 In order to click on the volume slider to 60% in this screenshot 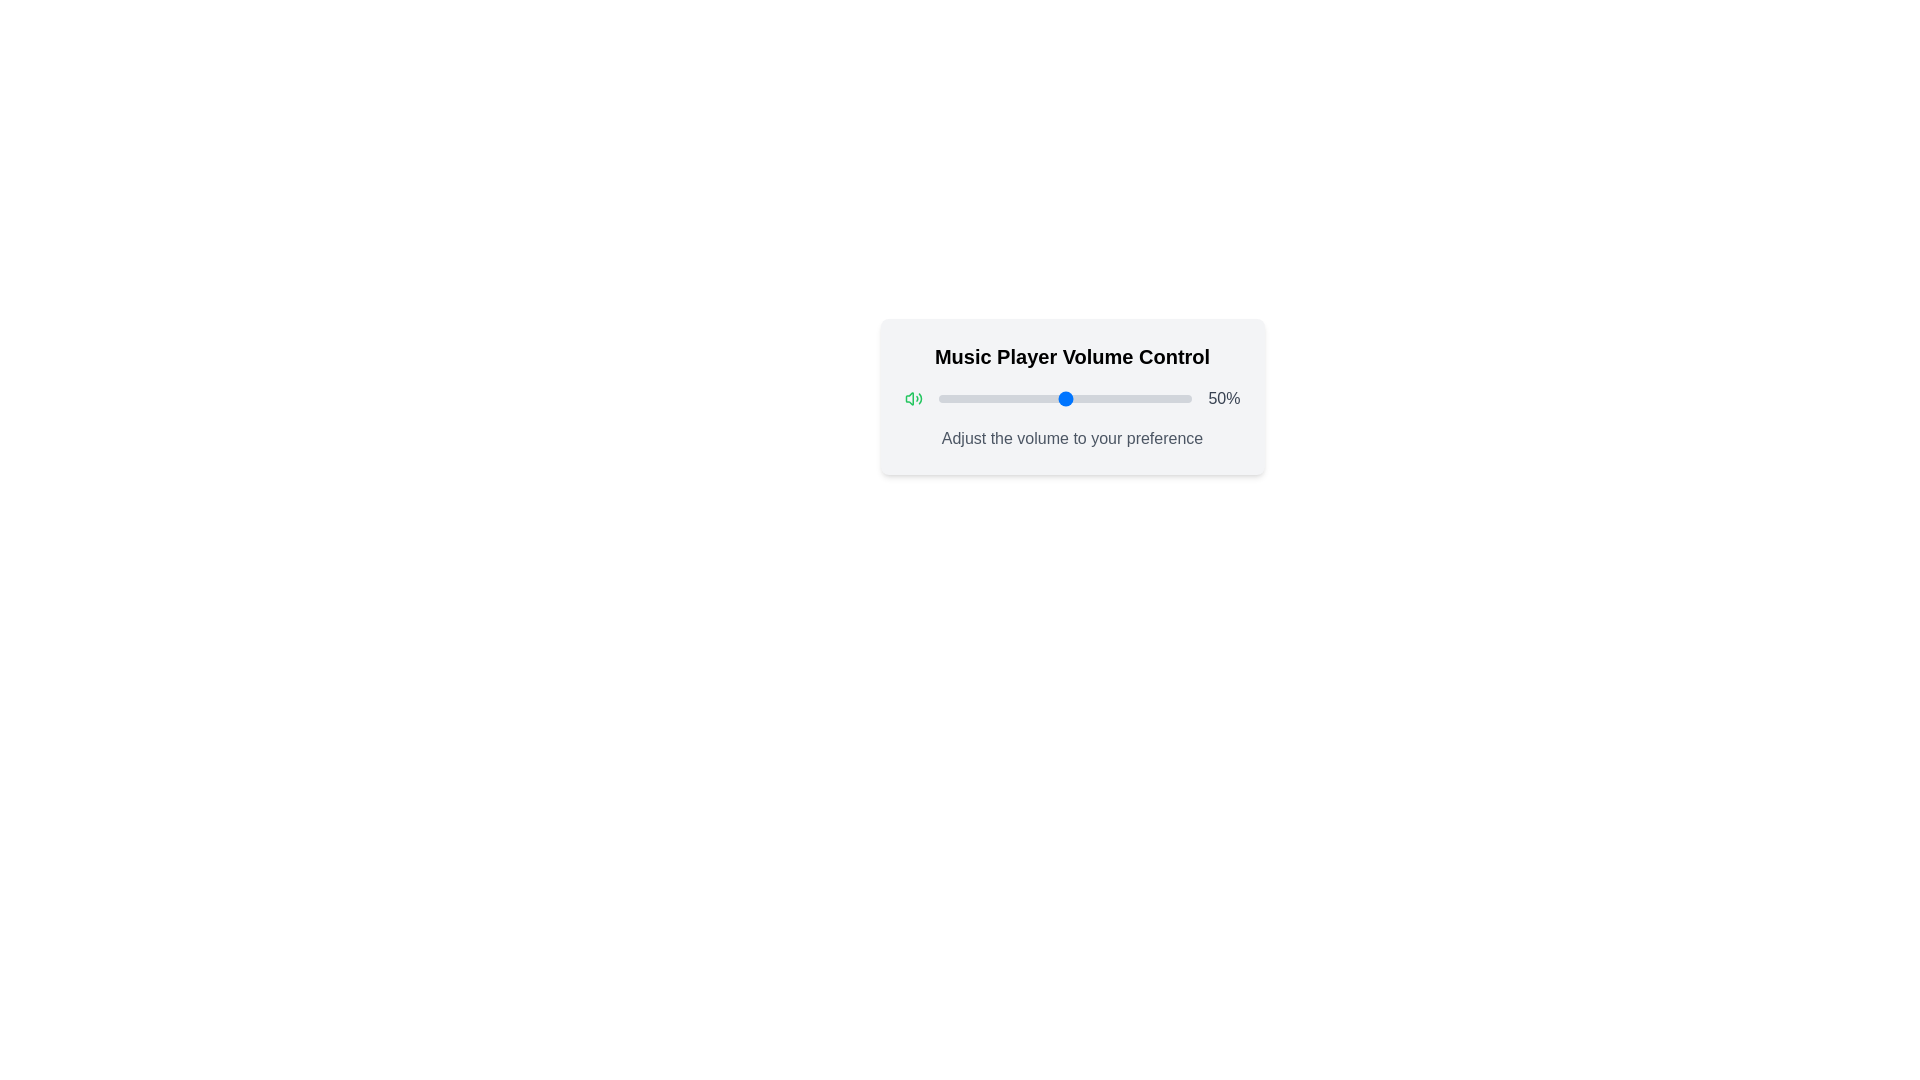, I will do `click(1089, 398)`.